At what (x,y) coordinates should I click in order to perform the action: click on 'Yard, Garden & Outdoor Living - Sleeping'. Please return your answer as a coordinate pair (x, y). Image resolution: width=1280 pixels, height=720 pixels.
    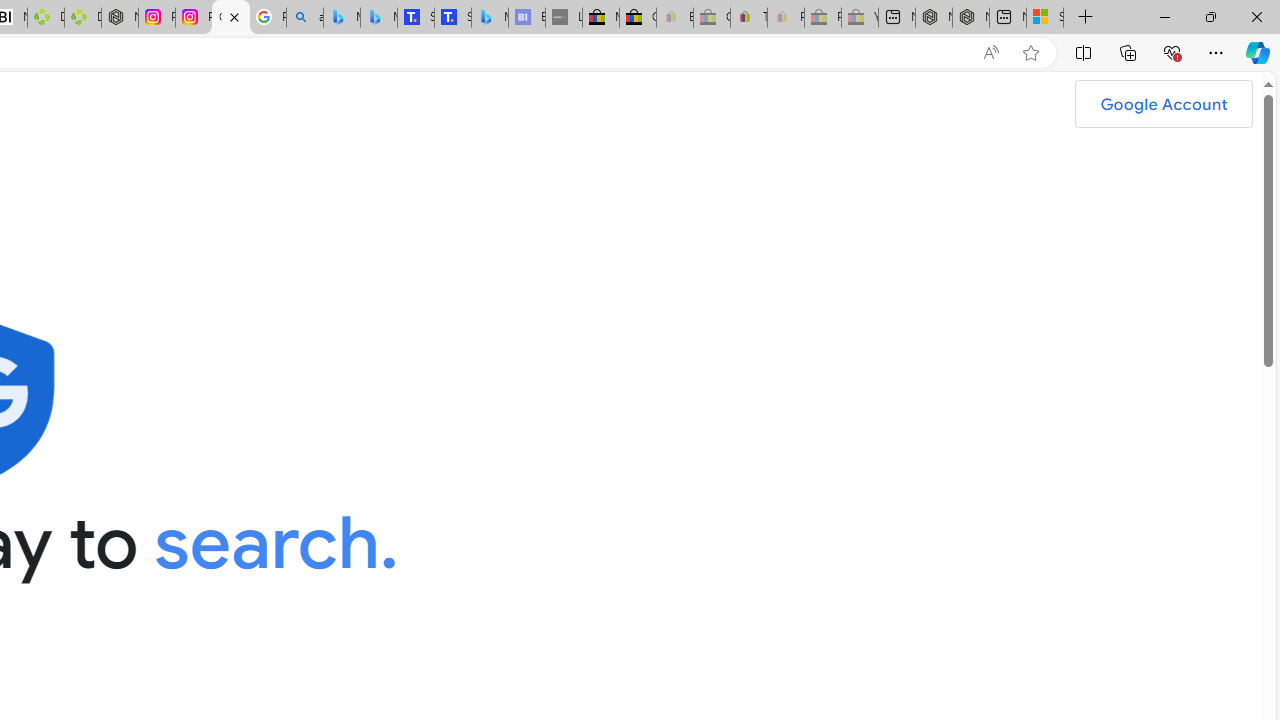
    Looking at the image, I should click on (860, 17).